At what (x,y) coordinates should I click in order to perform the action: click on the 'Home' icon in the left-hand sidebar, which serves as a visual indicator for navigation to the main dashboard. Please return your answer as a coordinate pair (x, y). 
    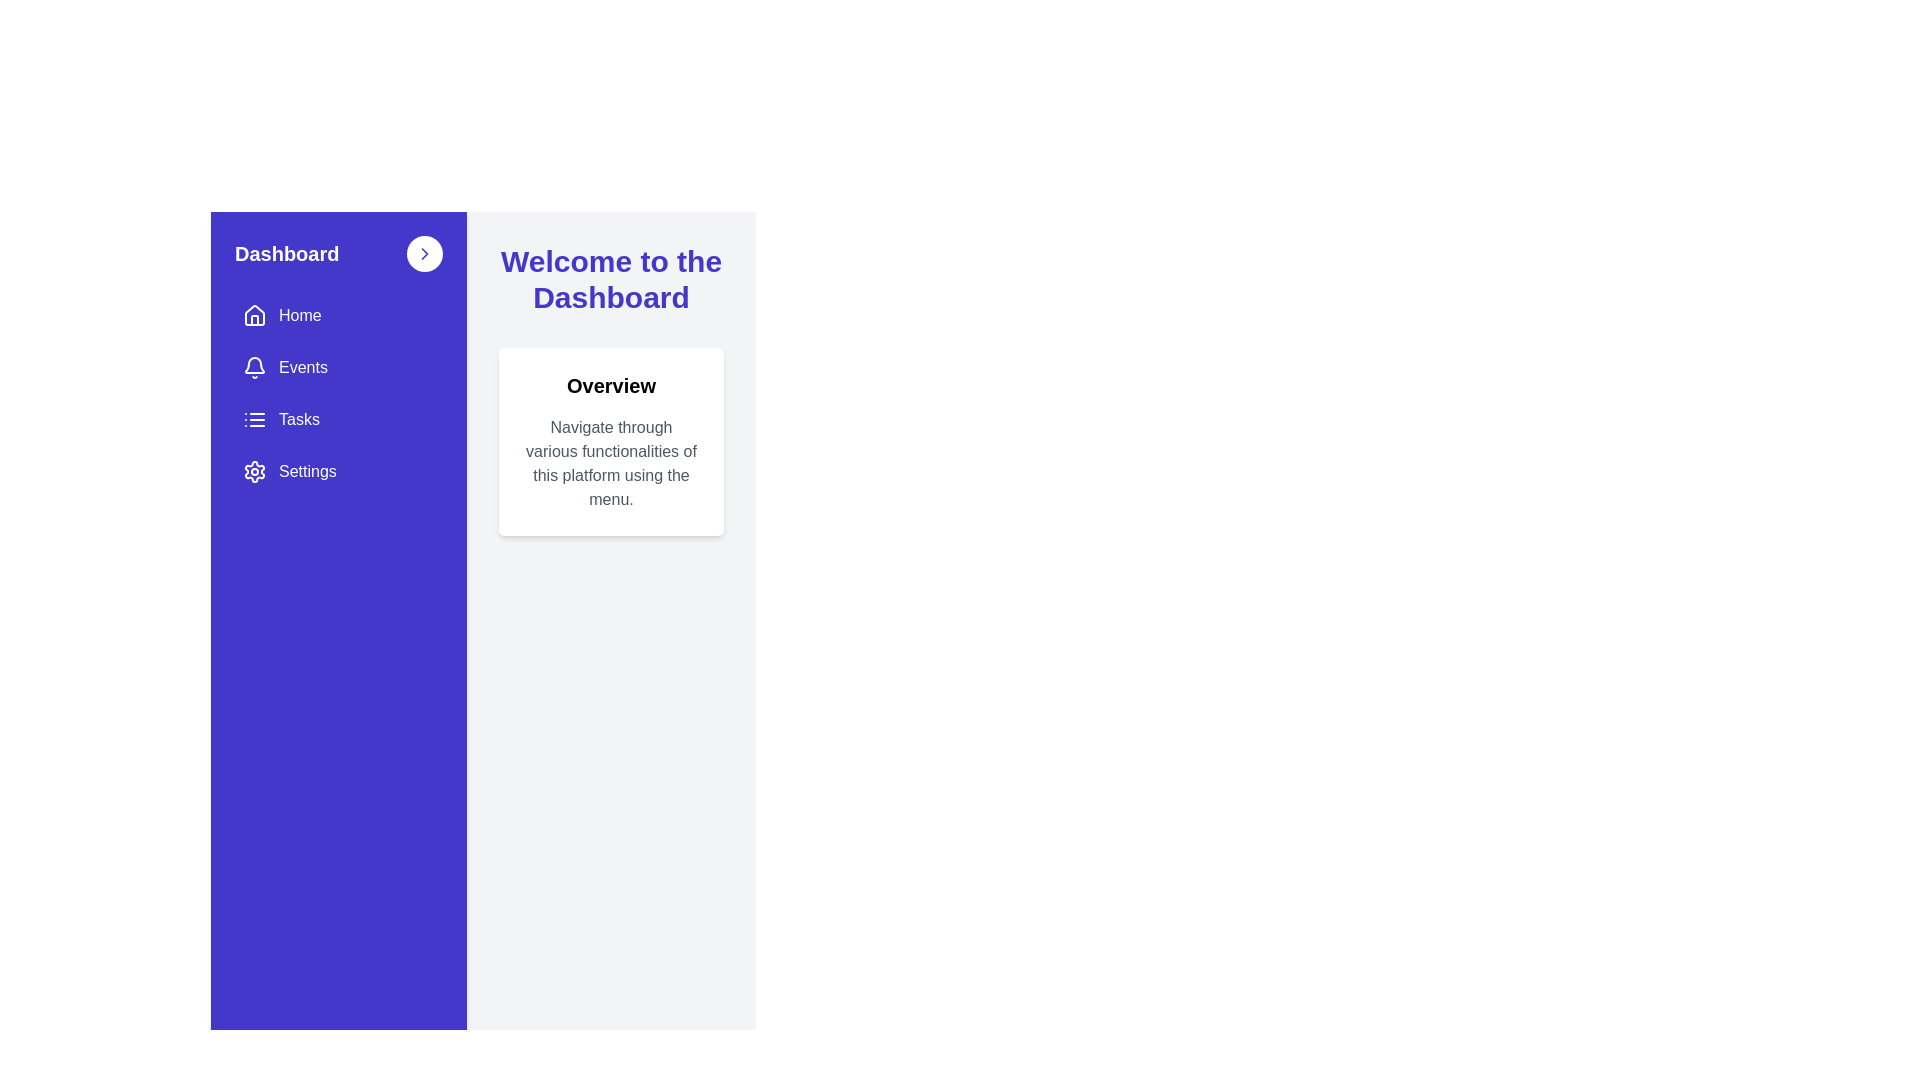
    Looking at the image, I should click on (253, 315).